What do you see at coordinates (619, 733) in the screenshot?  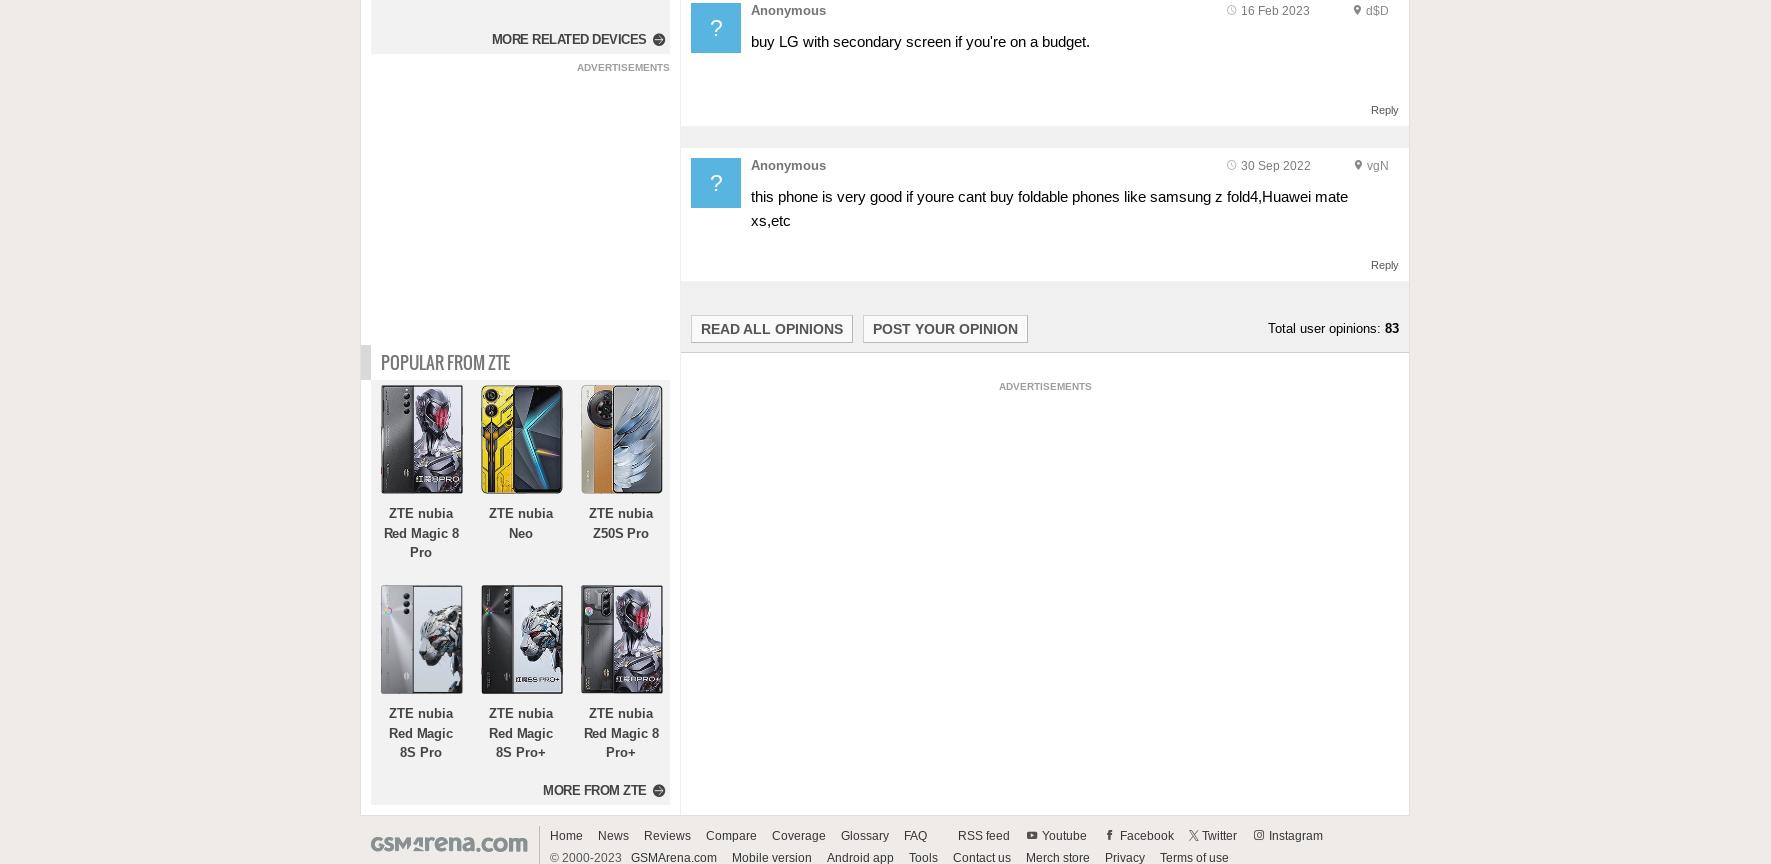 I see `'ZTE nubia Red Magic 8 Pro+'` at bounding box center [619, 733].